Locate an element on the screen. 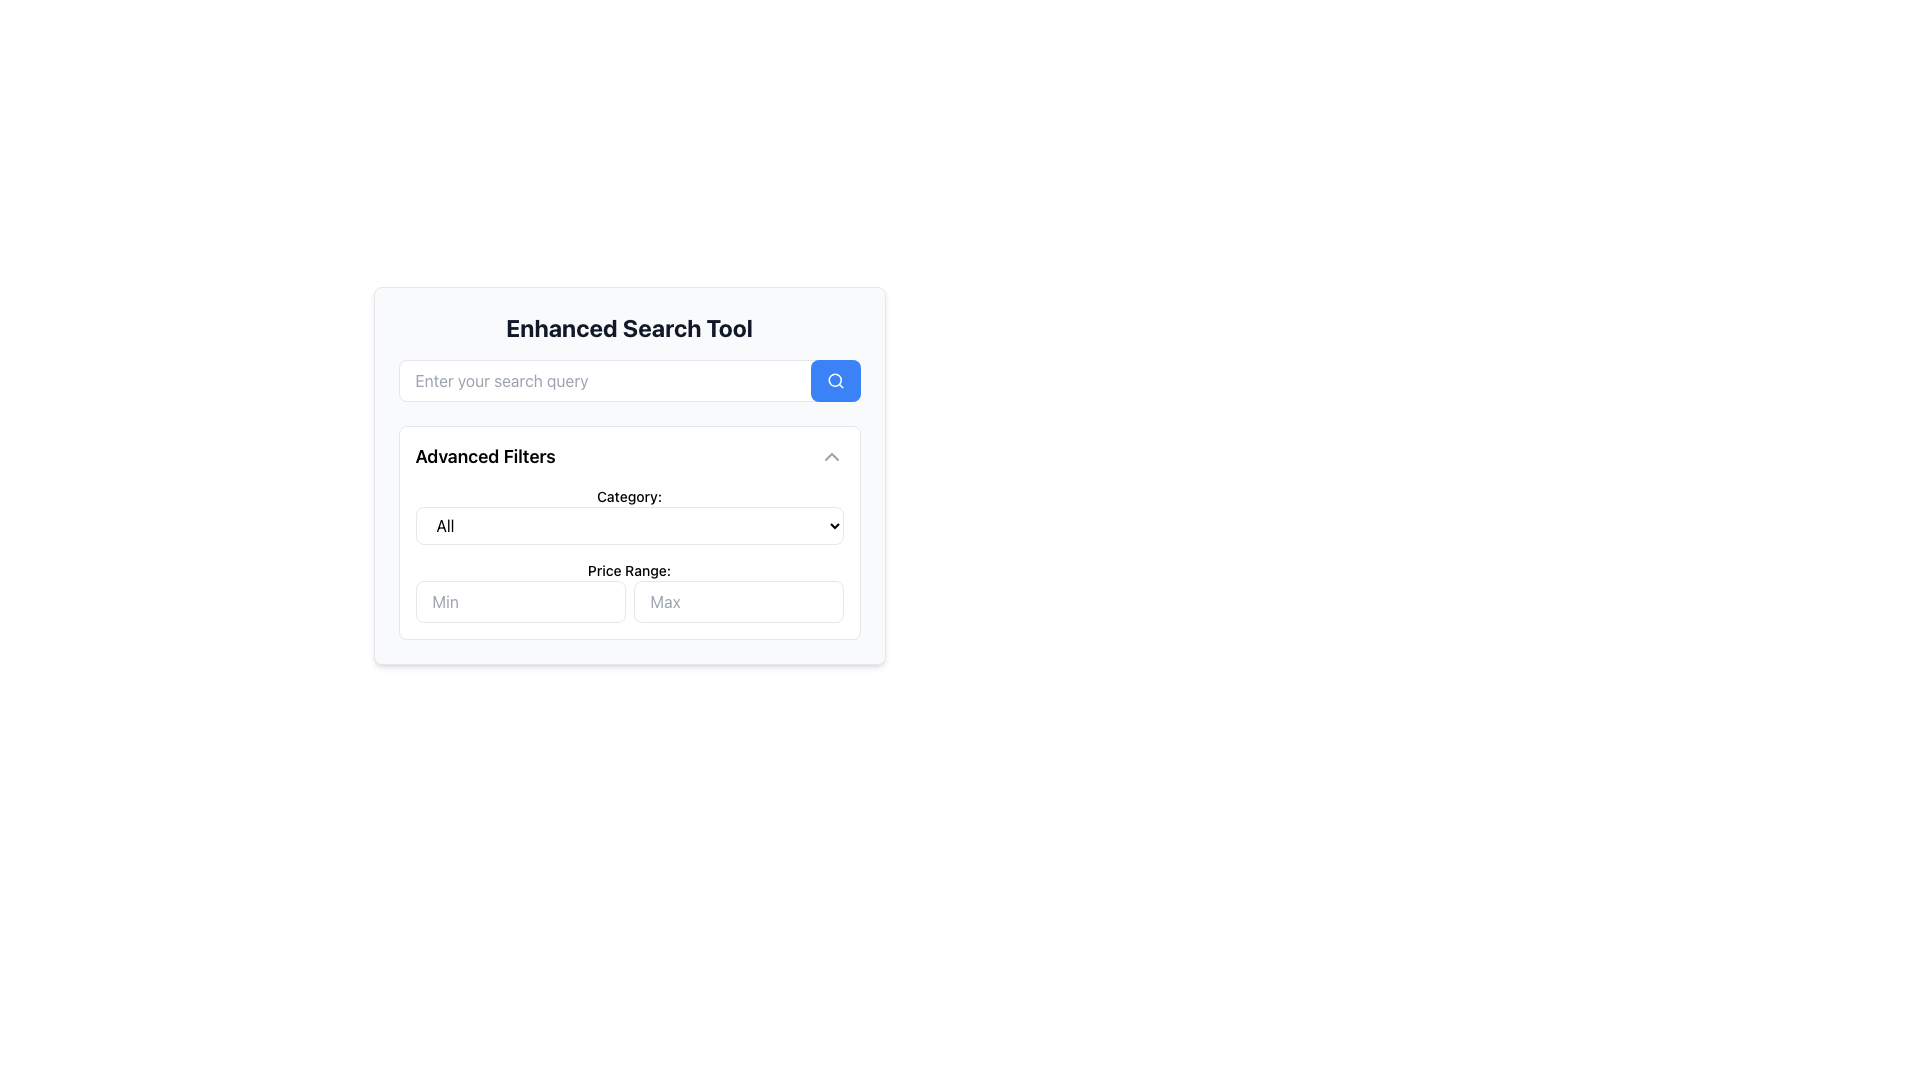 The height and width of the screenshot is (1080, 1920). the Dropdown menu located under the 'Category:' label in the 'Advanced Filters' section is located at coordinates (628, 515).